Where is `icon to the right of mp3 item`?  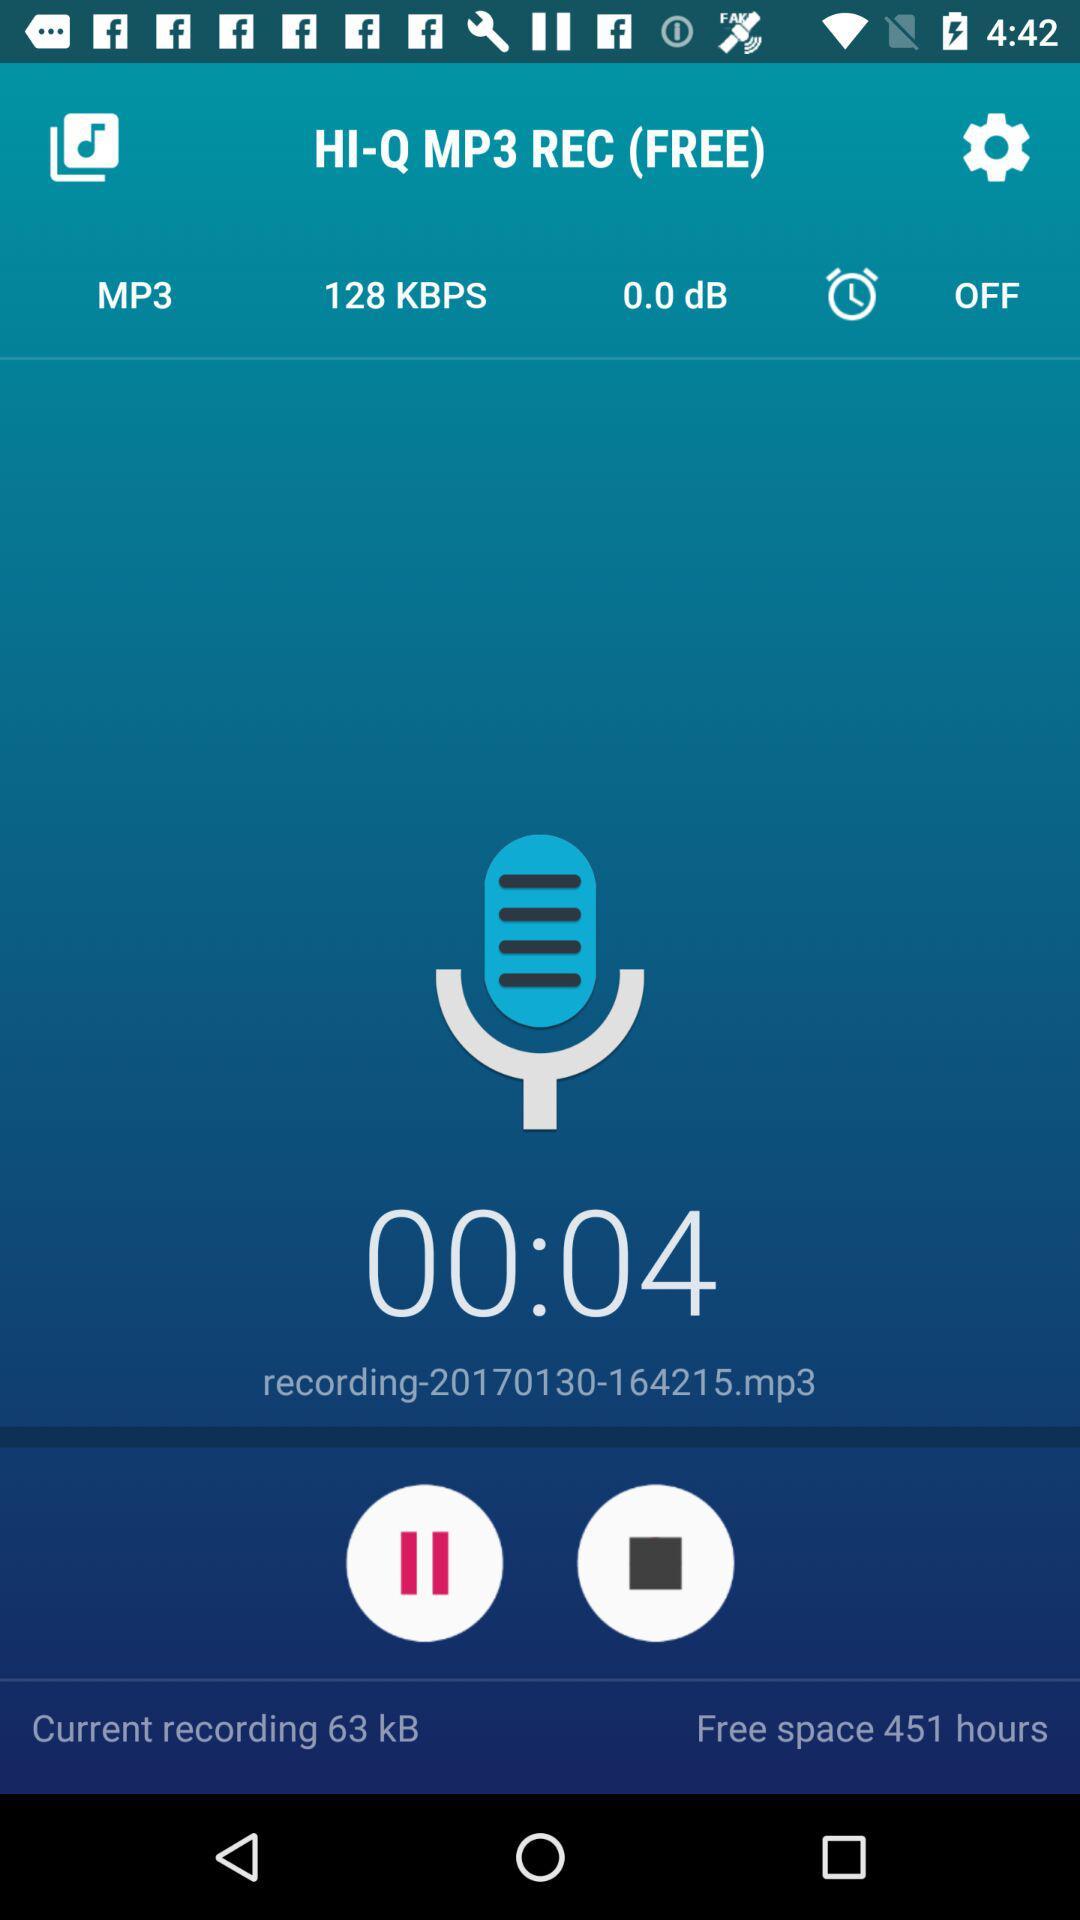 icon to the right of mp3 item is located at coordinates (405, 292).